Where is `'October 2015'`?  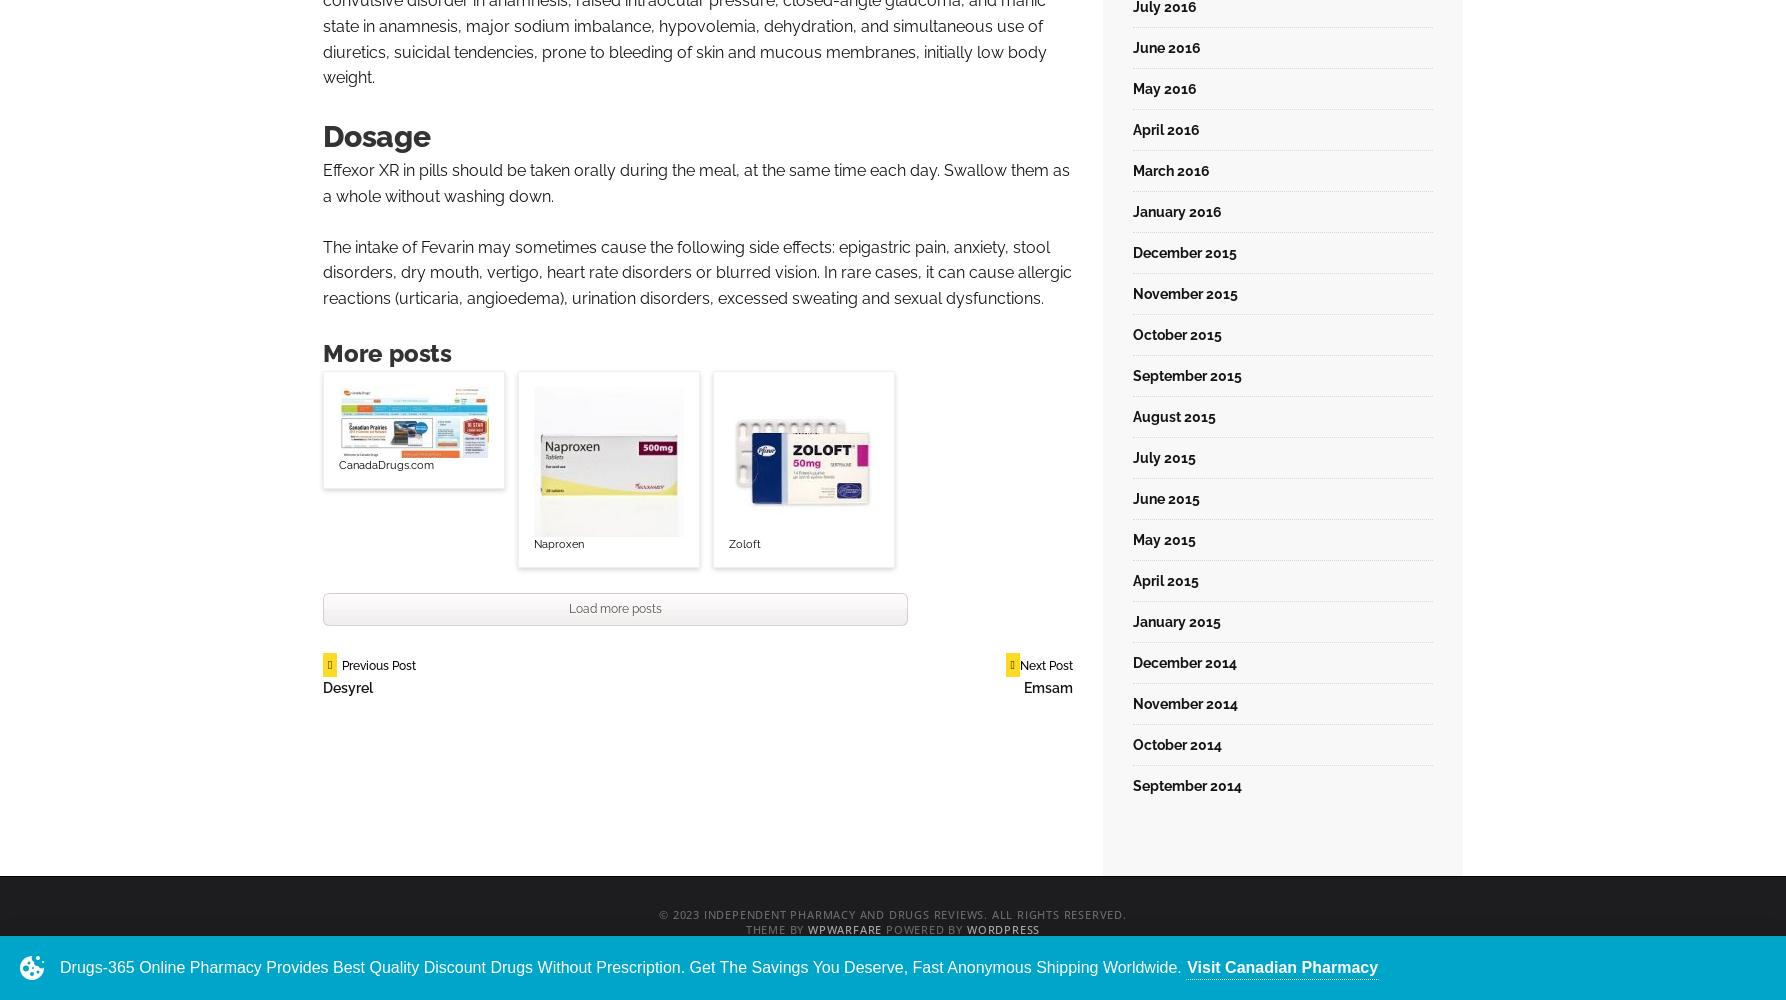 'October 2015' is located at coordinates (1176, 333).